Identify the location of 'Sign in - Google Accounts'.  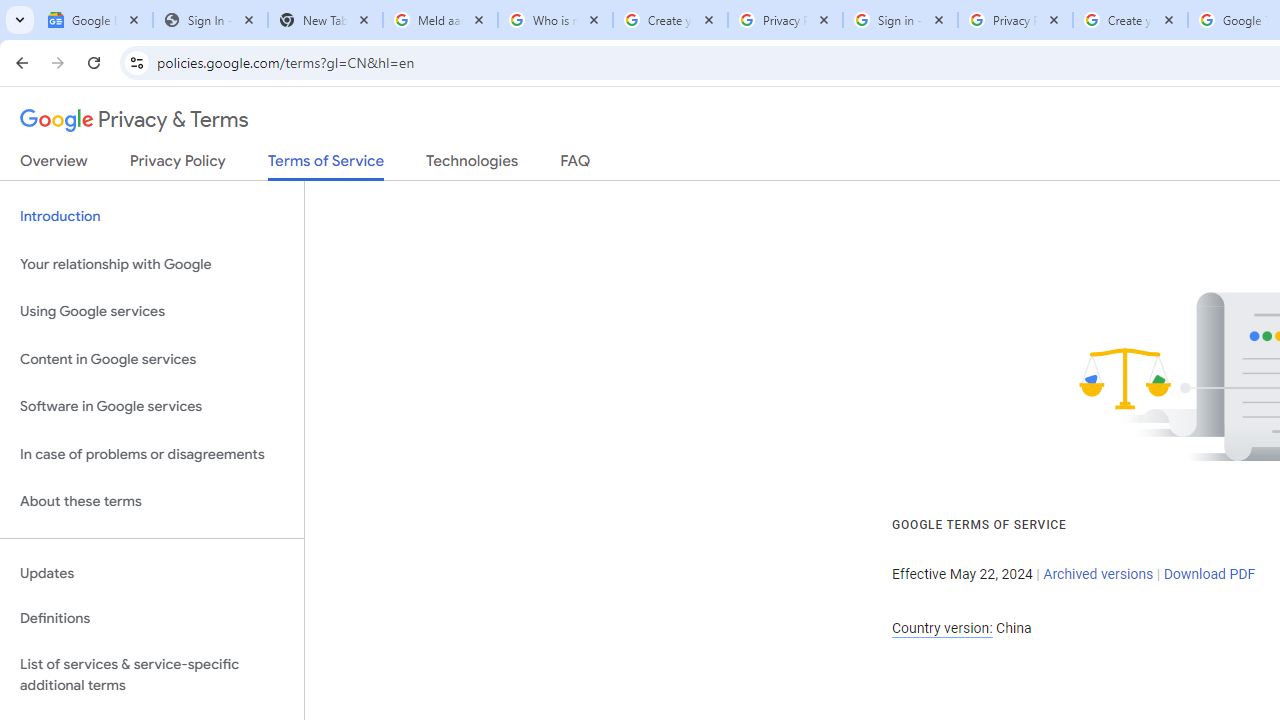
(899, 20).